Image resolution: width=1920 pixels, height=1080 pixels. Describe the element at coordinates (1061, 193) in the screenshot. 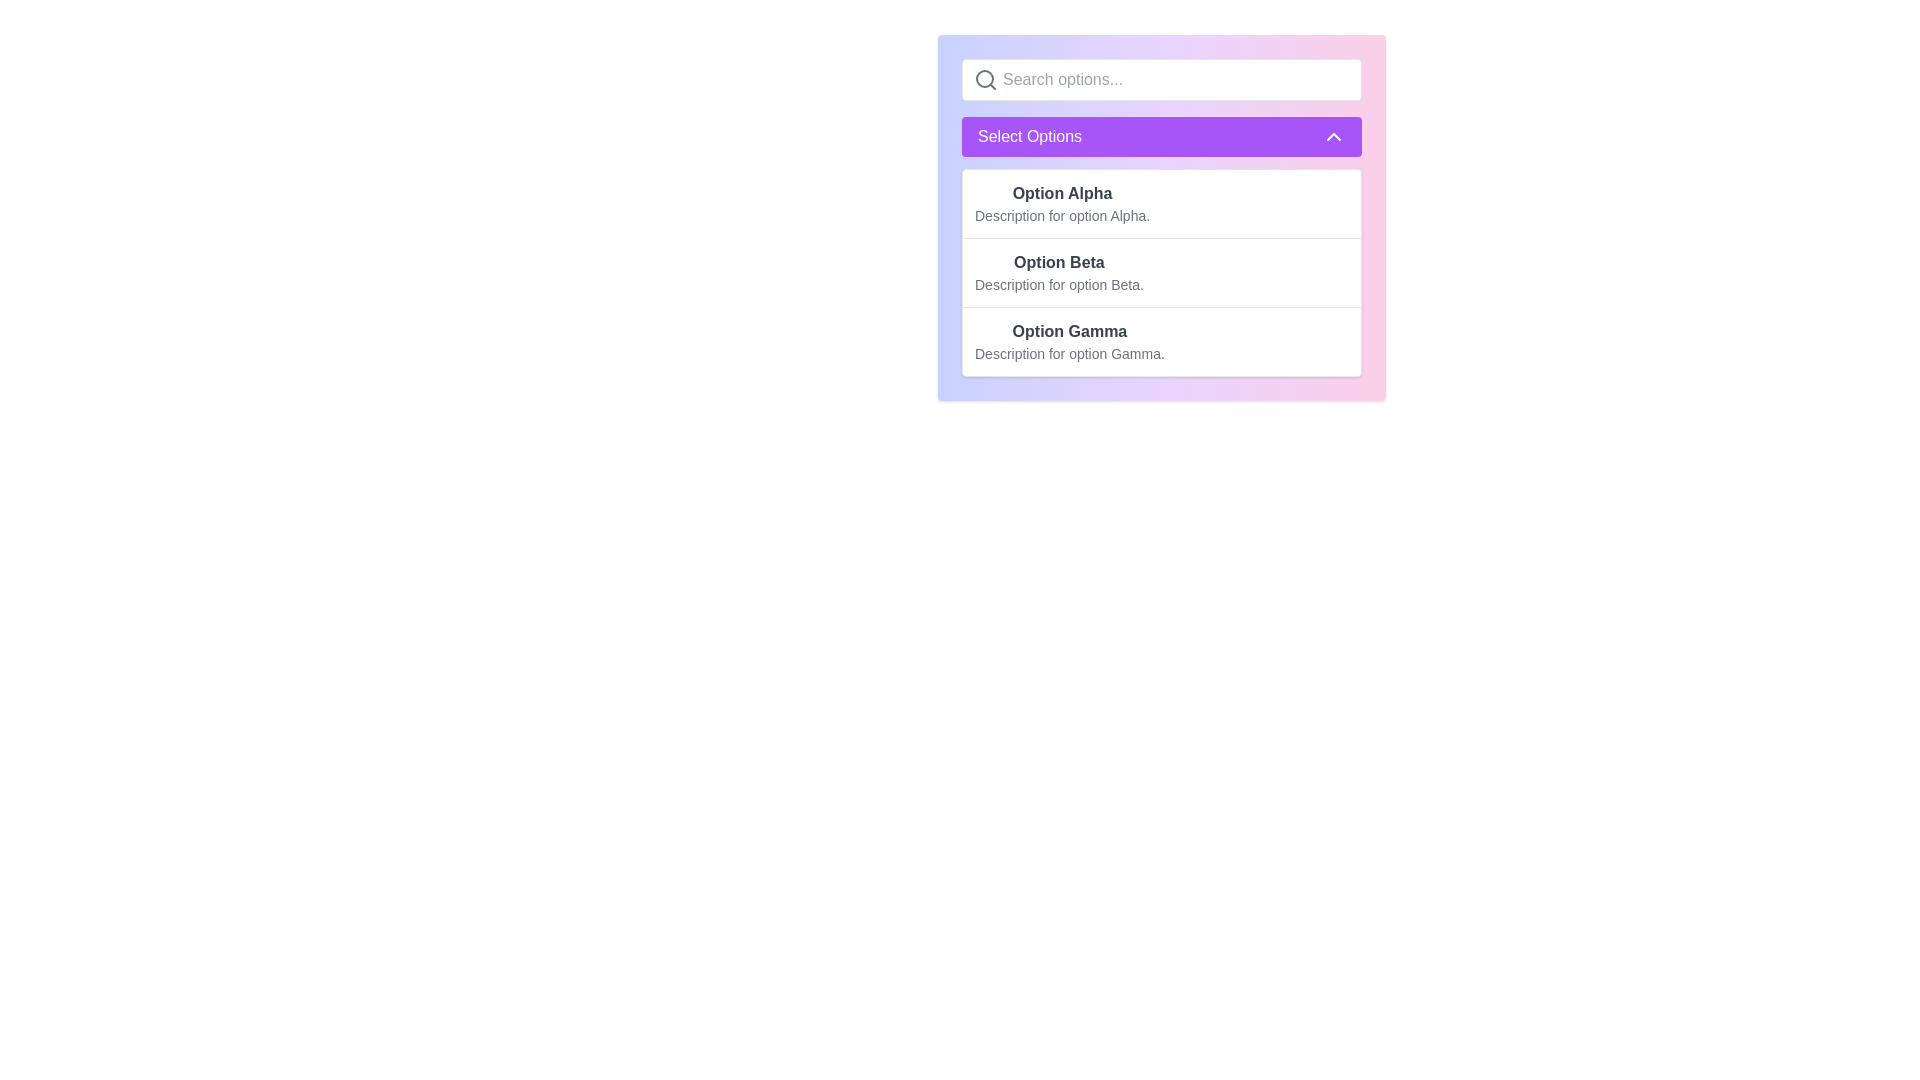

I see `the bold text label 'Option Alpha' in the dropdown list, which is styled with a darker font color and located above its description text, indicating a selectable item` at that location.